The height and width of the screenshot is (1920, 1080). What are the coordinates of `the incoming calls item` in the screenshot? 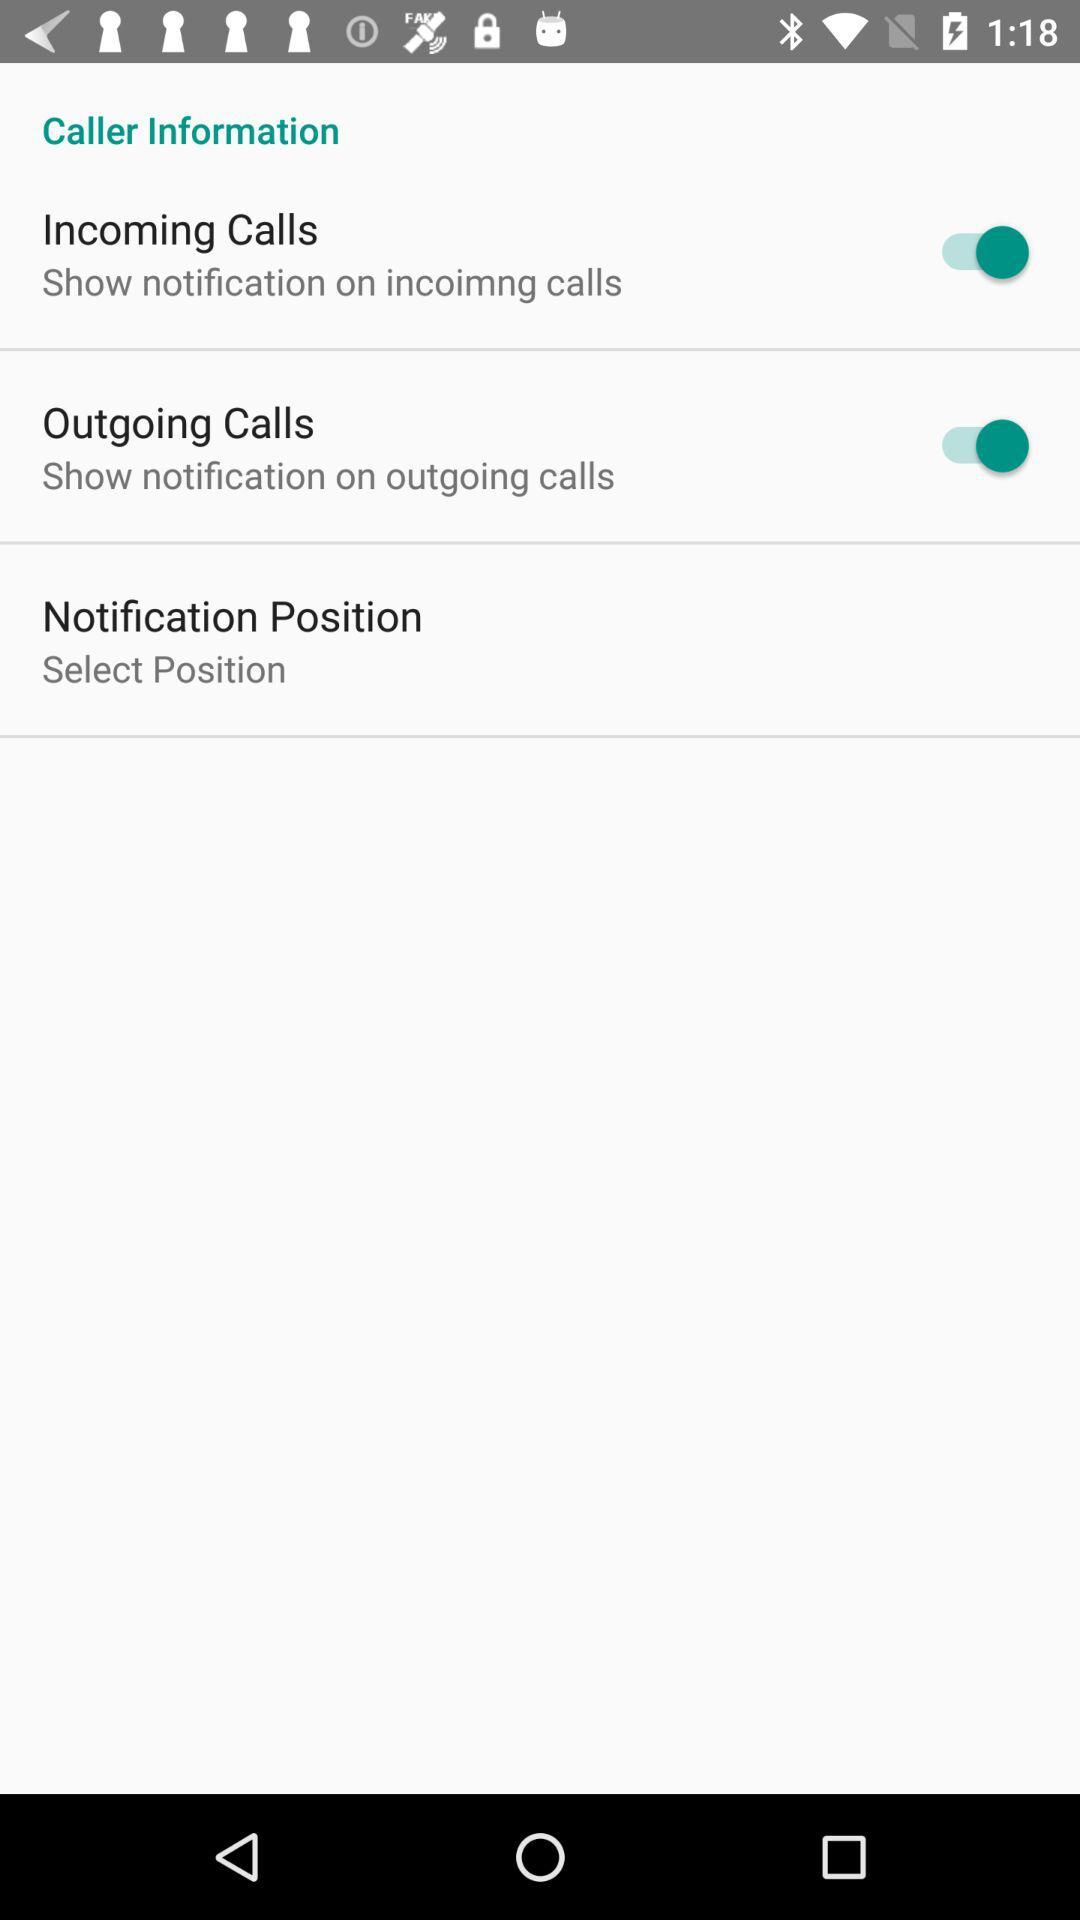 It's located at (180, 228).